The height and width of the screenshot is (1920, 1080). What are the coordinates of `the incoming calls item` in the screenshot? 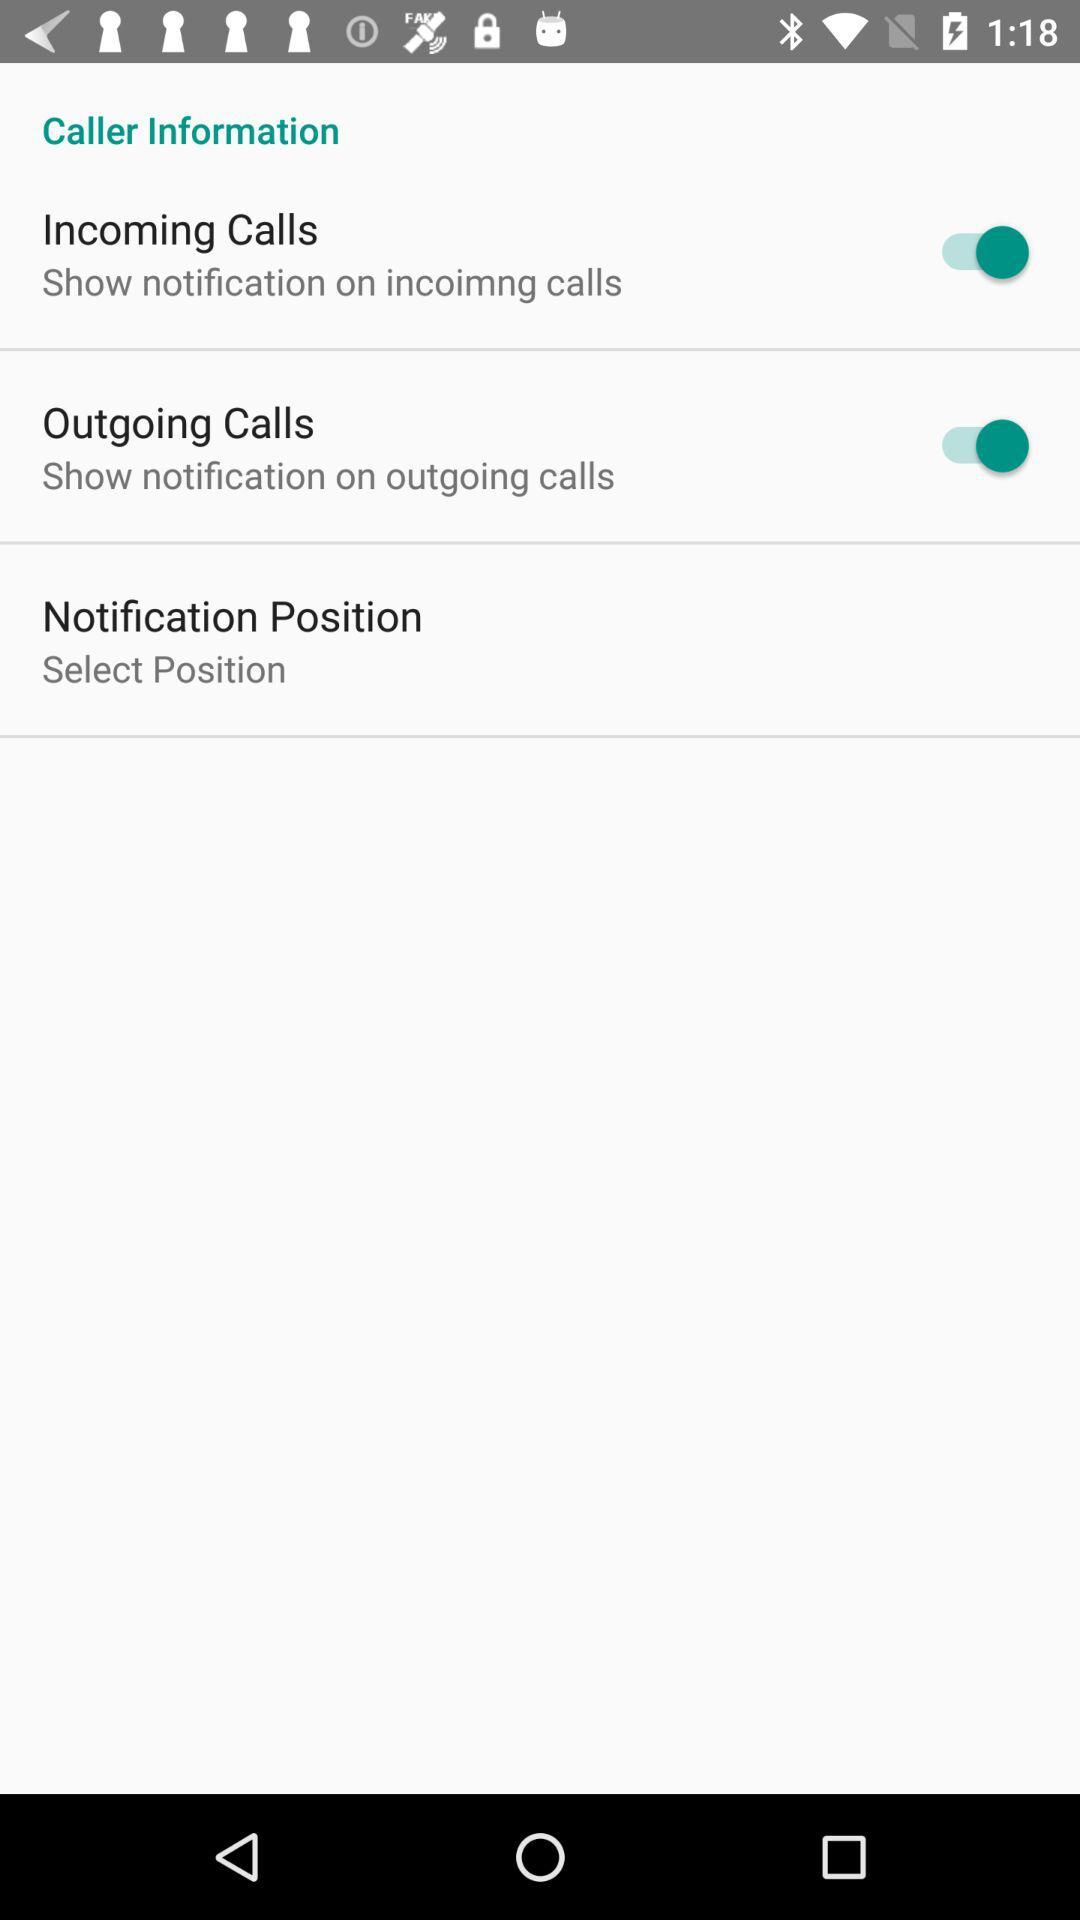 It's located at (180, 228).